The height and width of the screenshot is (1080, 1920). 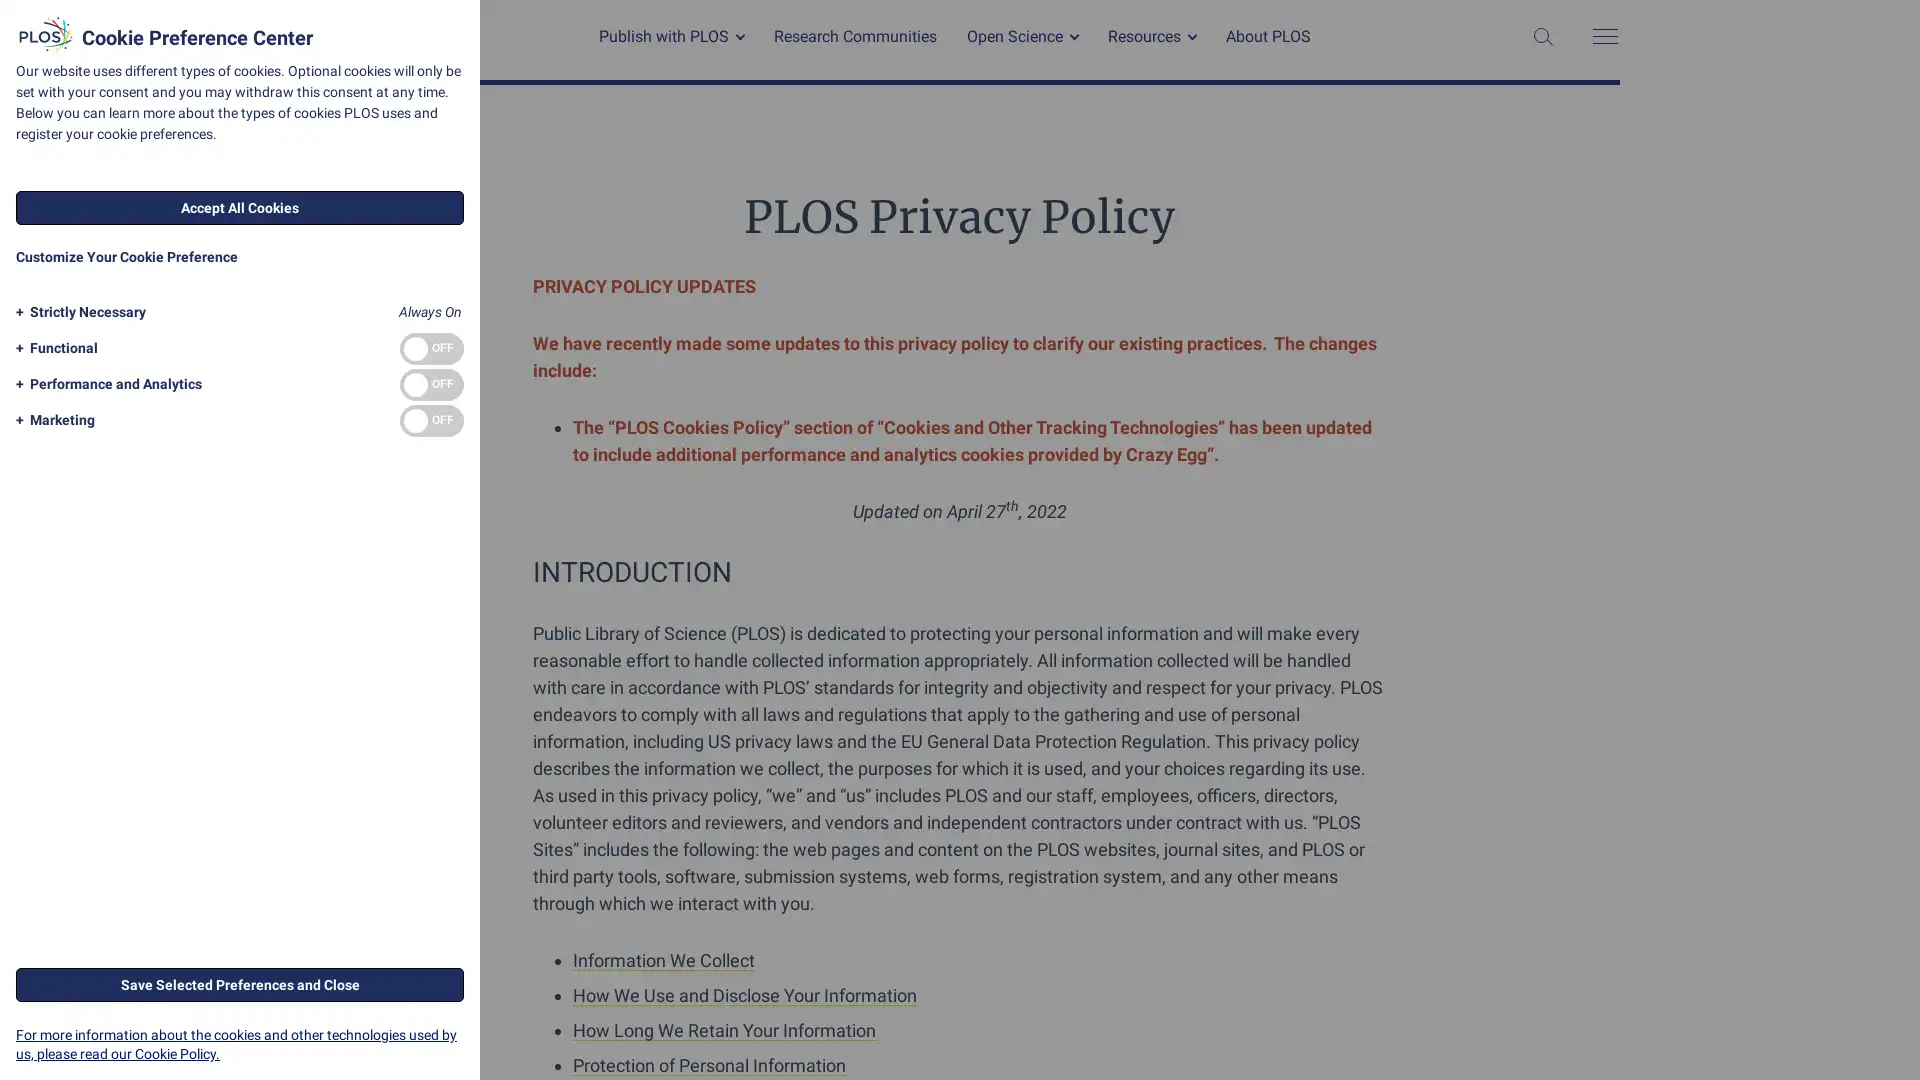 I want to click on Save Selected Preferences and Close, so click(x=240, y=982).